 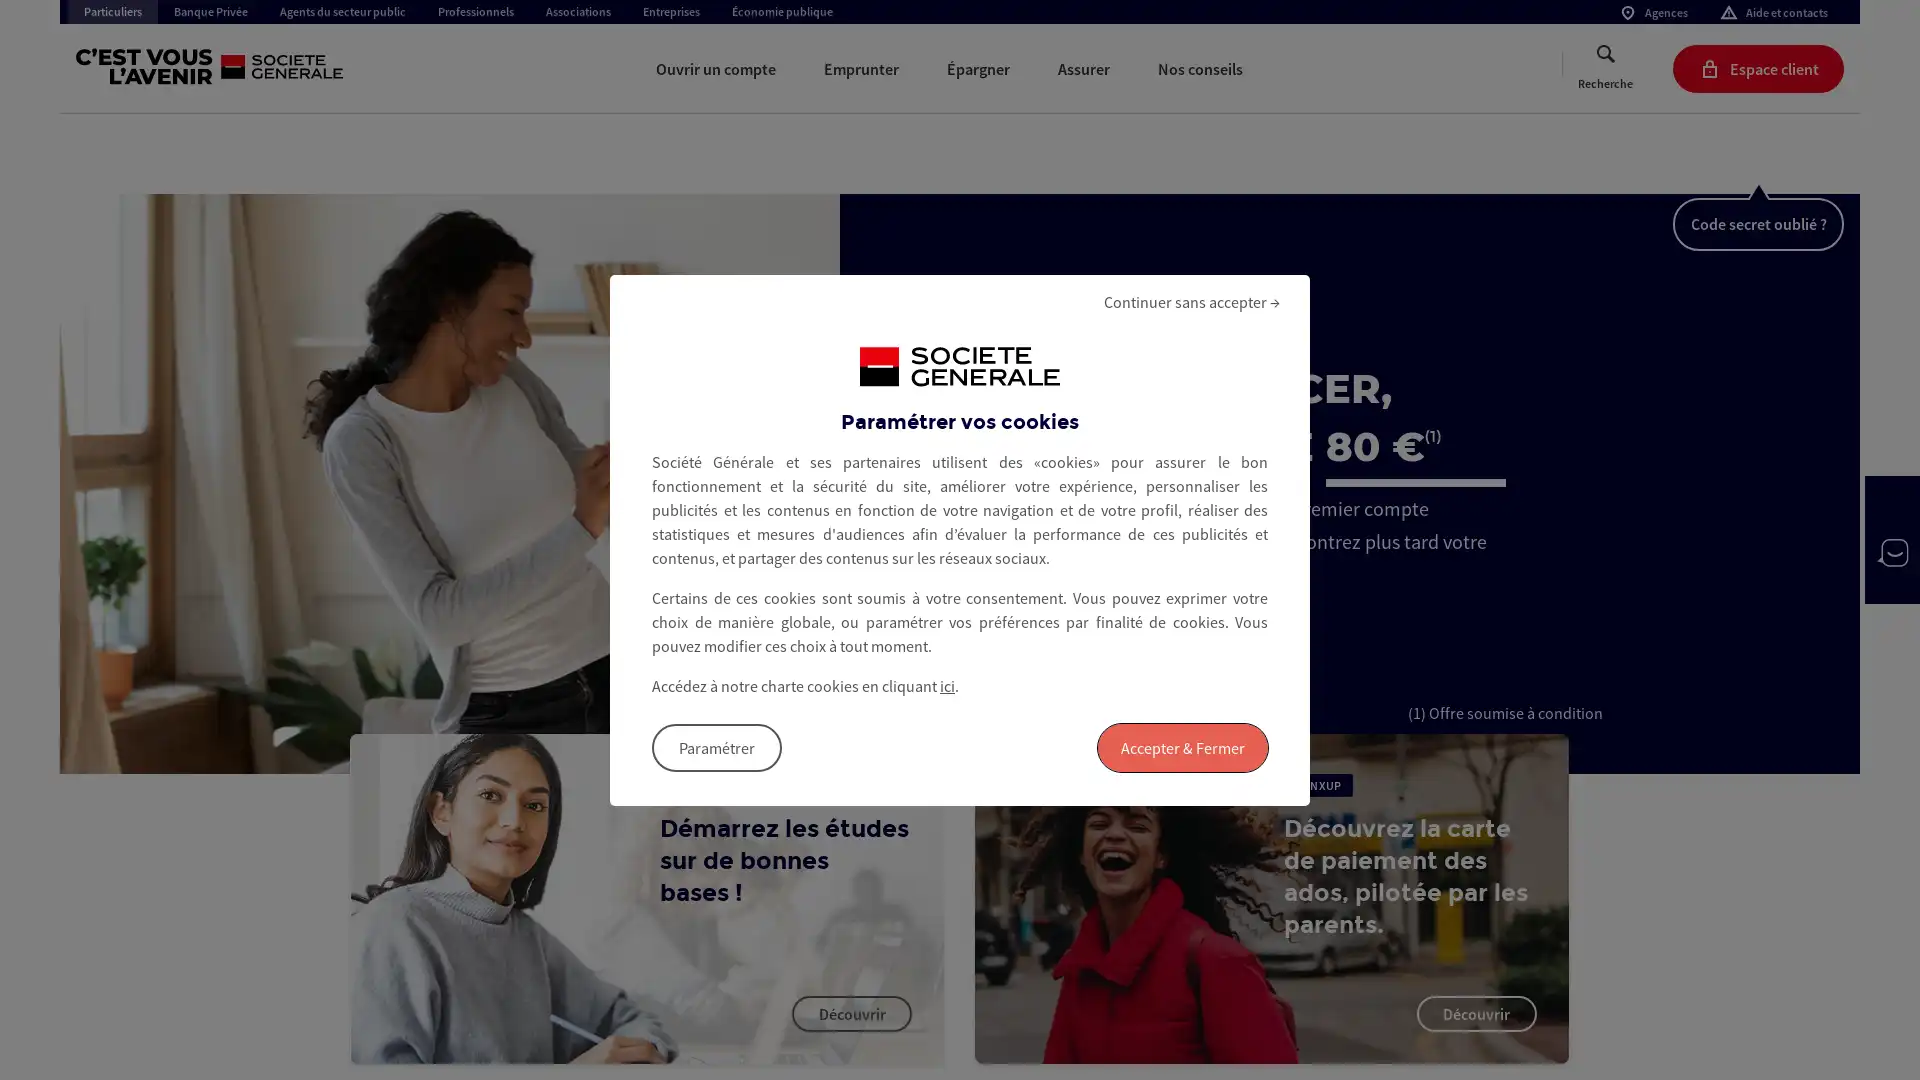 I want to click on Continuer sans accepter, so click(x=1191, y=300).